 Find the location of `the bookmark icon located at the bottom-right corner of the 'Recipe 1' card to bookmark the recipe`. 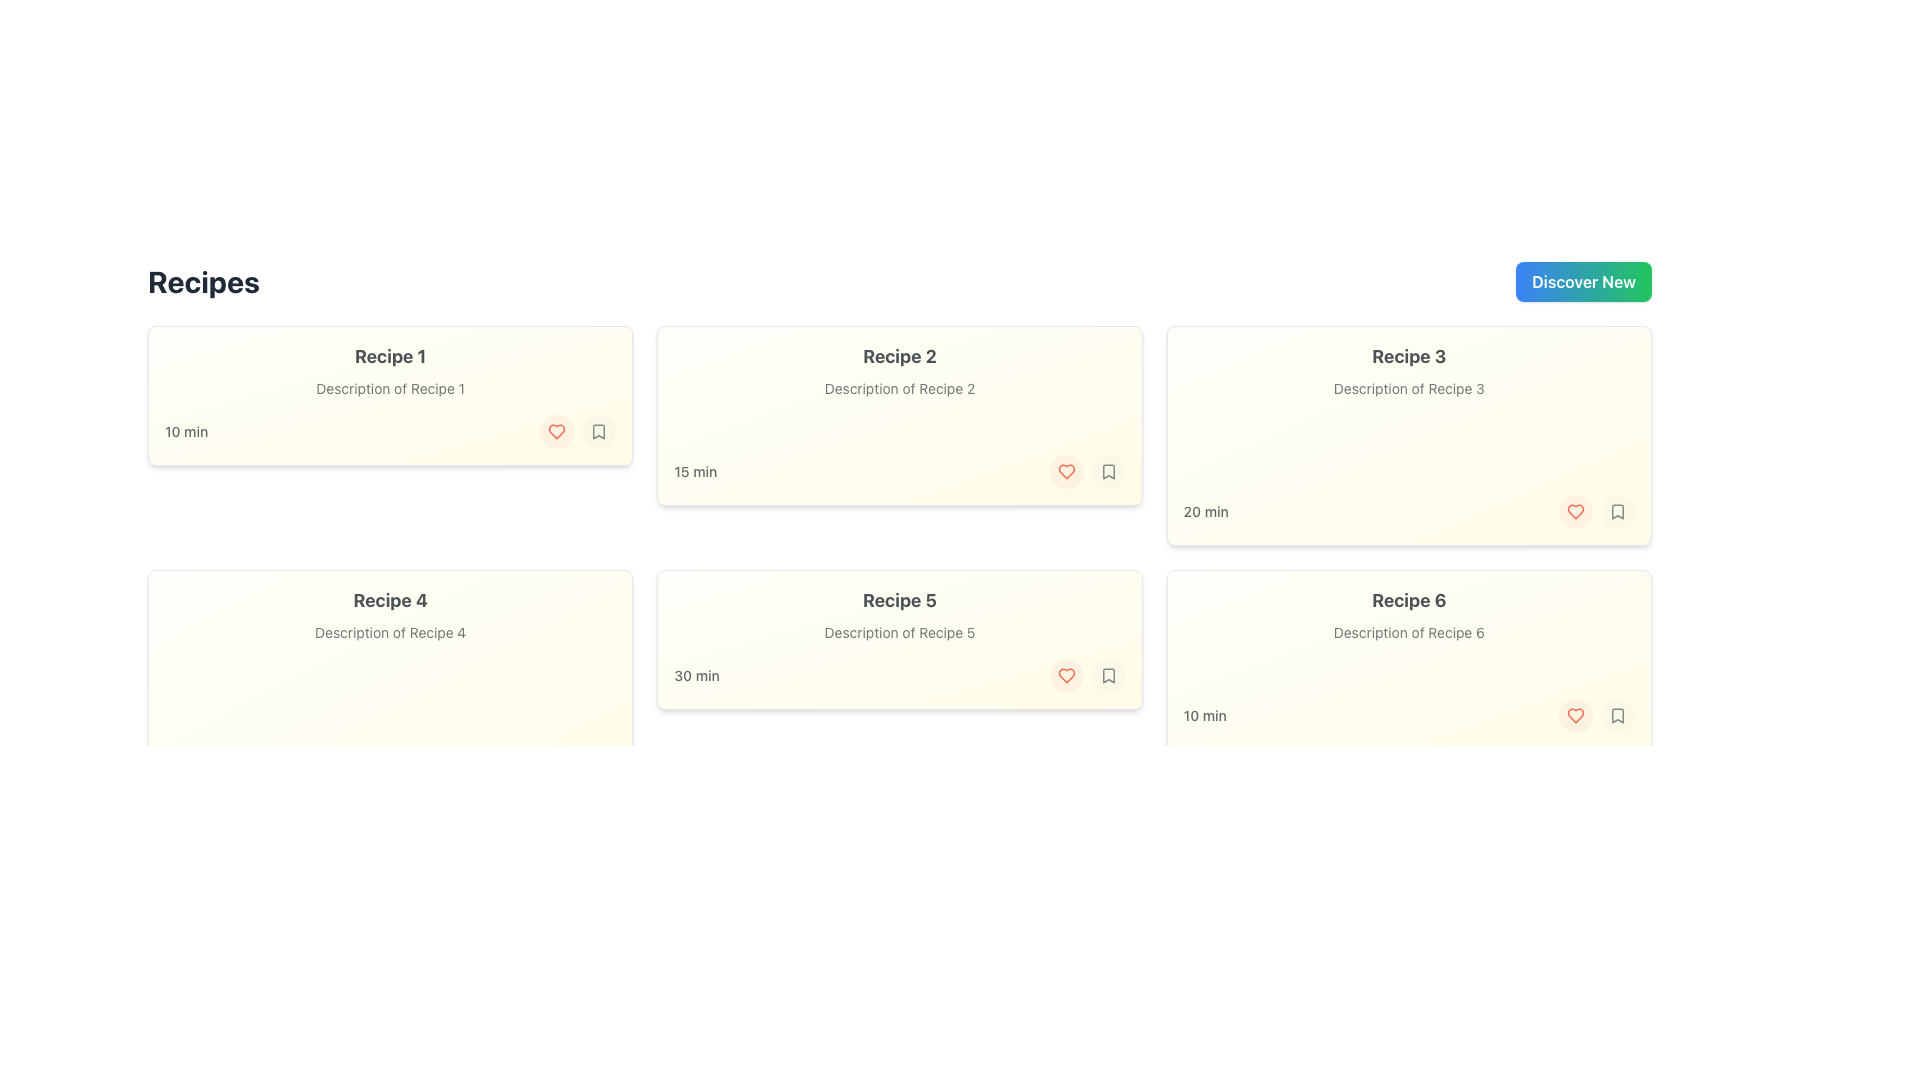

the bookmark icon located at the bottom-right corner of the 'Recipe 1' card to bookmark the recipe is located at coordinates (598, 431).